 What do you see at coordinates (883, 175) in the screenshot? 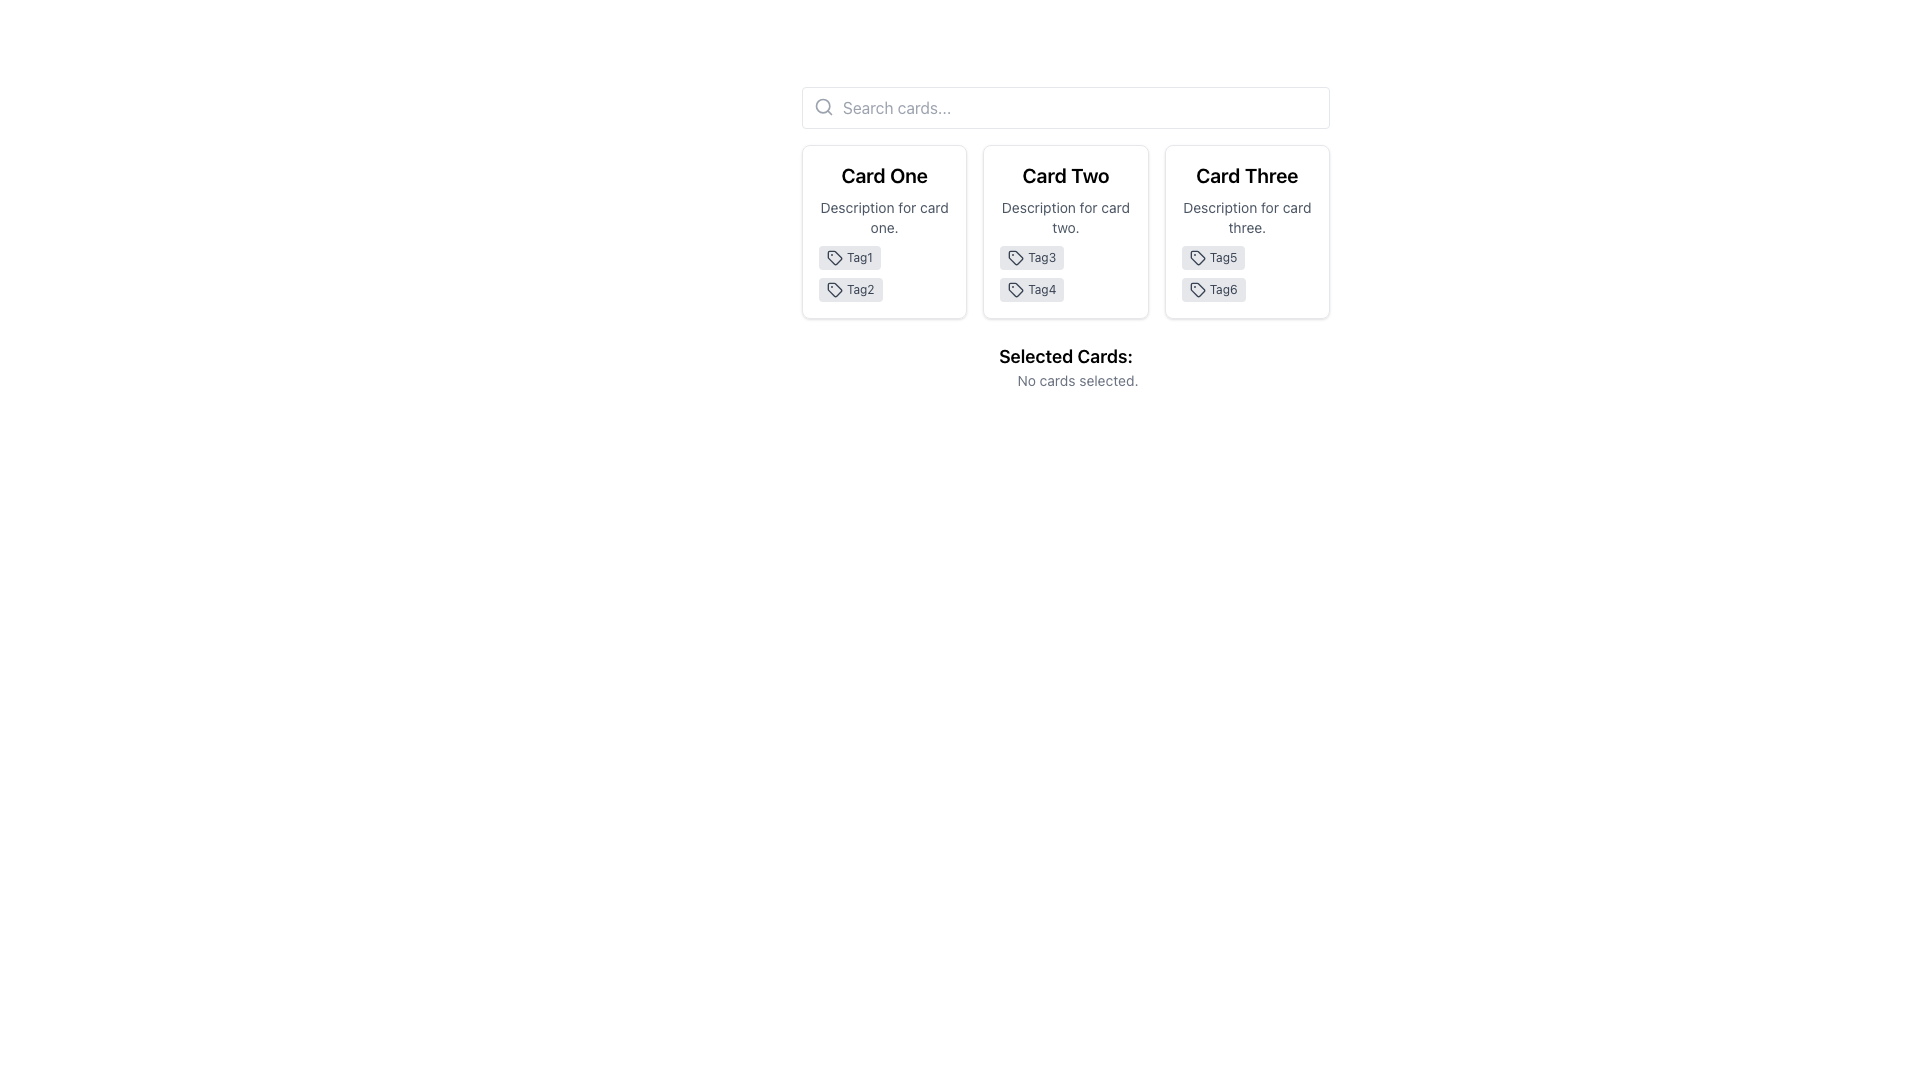
I see `the static text label reading 'Card One', which is styled with a larger font size and bold weight, located at the top section of the first card in a horizontal list of cards` at bounding box center [883, 175].